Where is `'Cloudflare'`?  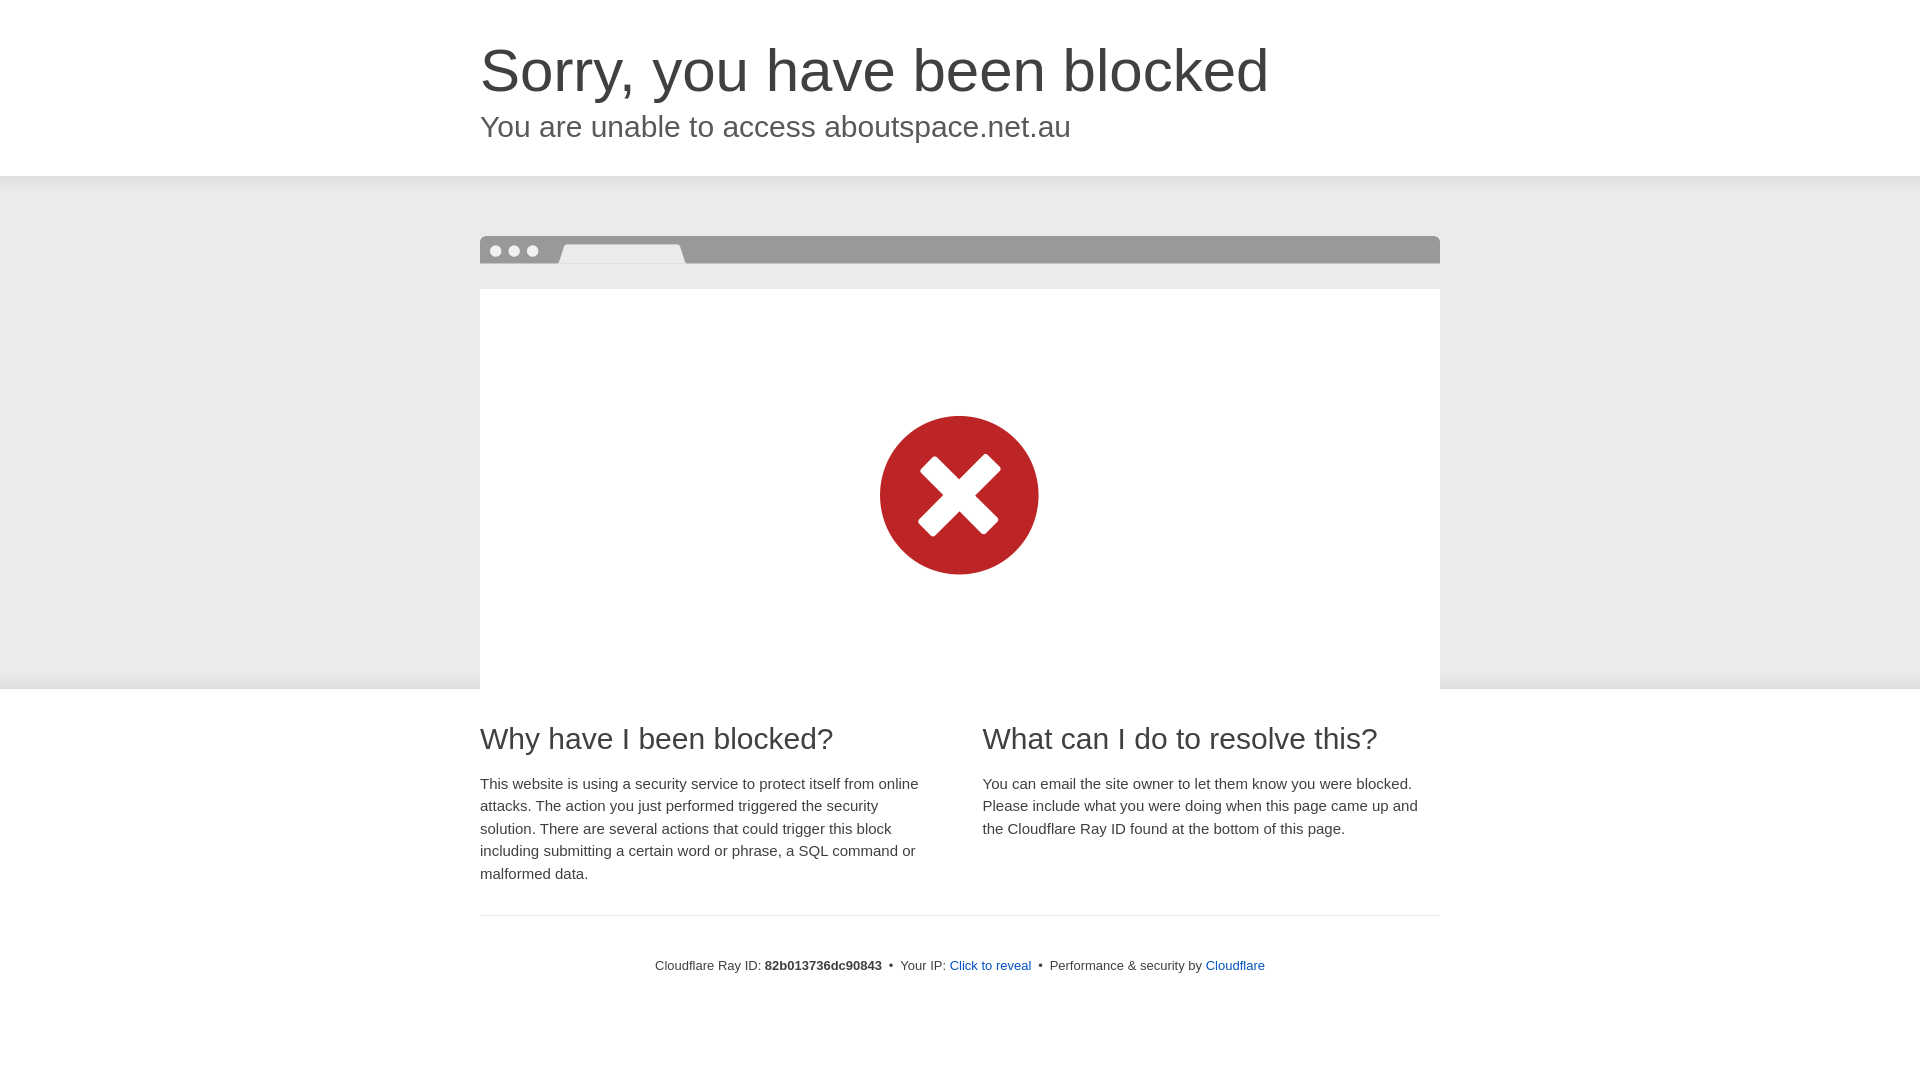
'Cloudflare' is located at coordinates (1234, 964).